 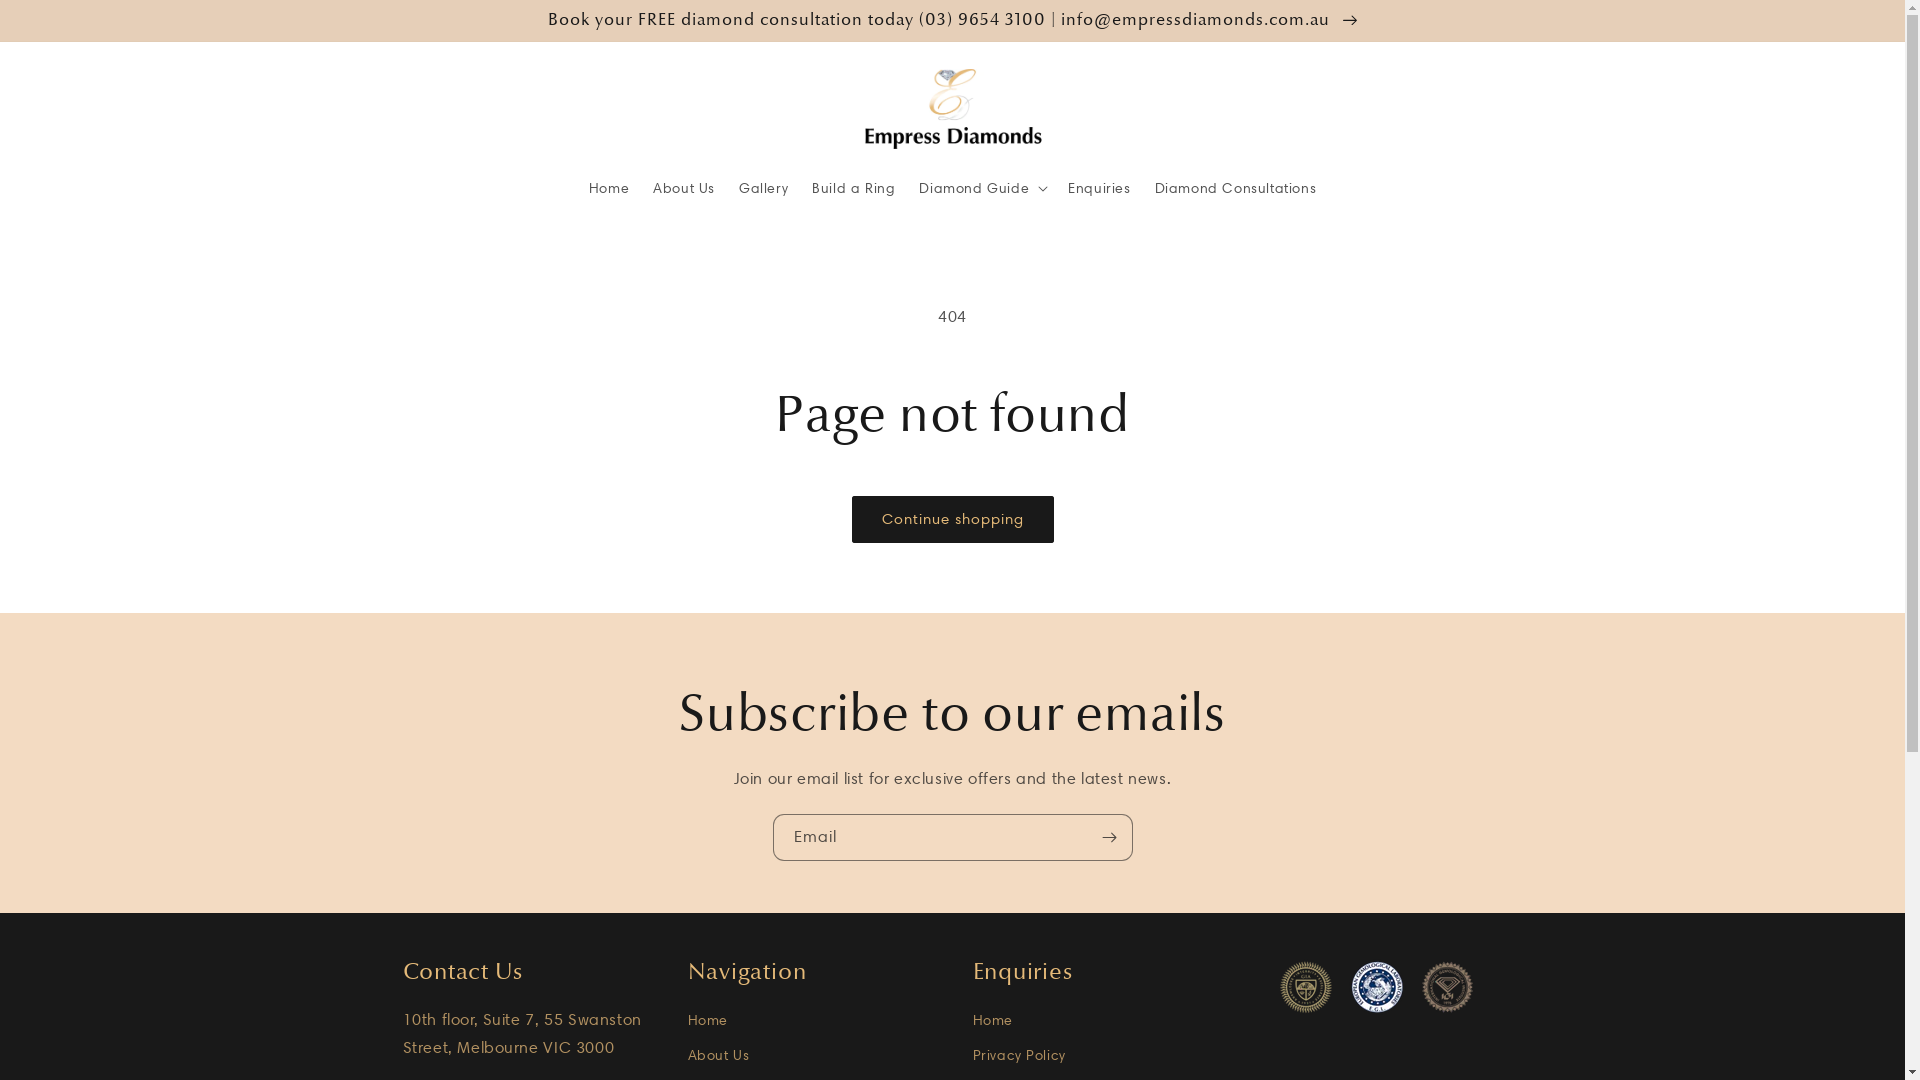 I want to click on 'Home', so click(x=971, y=1022).